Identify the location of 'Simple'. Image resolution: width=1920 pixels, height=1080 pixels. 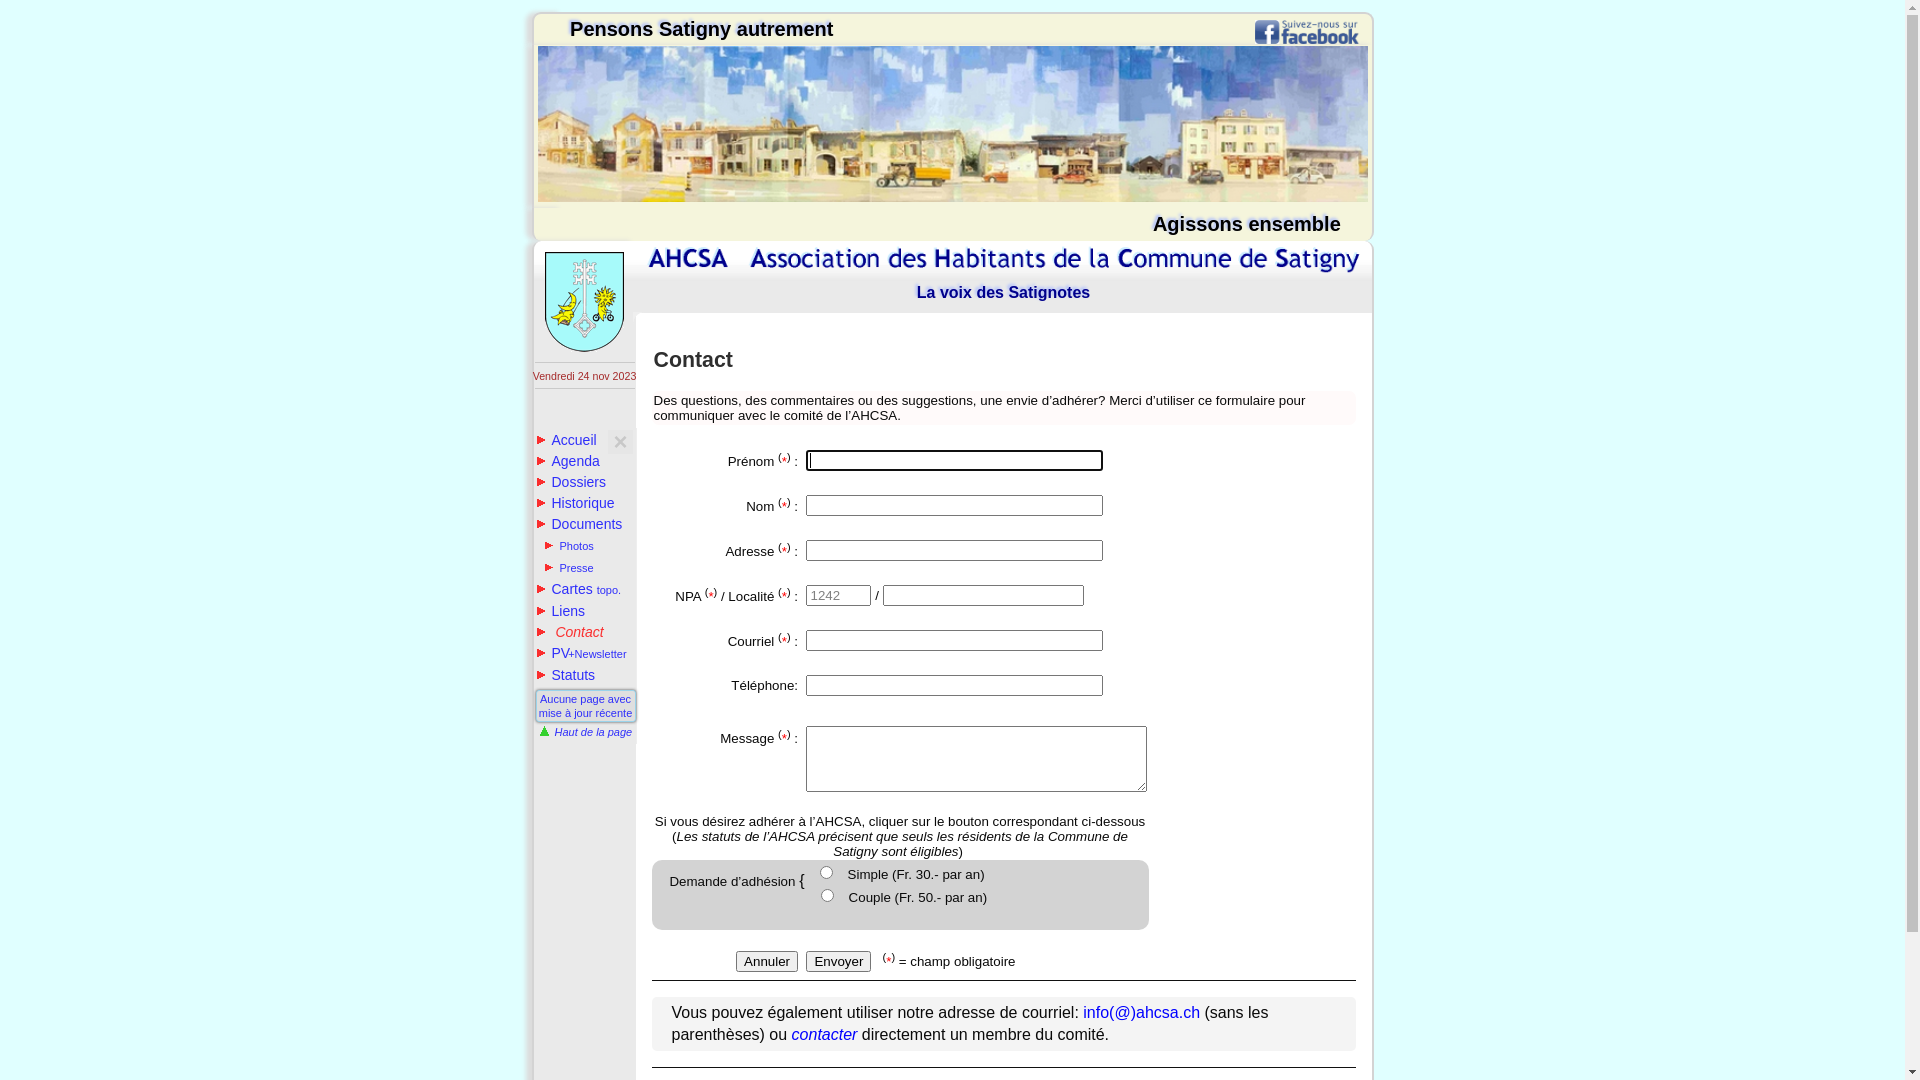
(820, 871).